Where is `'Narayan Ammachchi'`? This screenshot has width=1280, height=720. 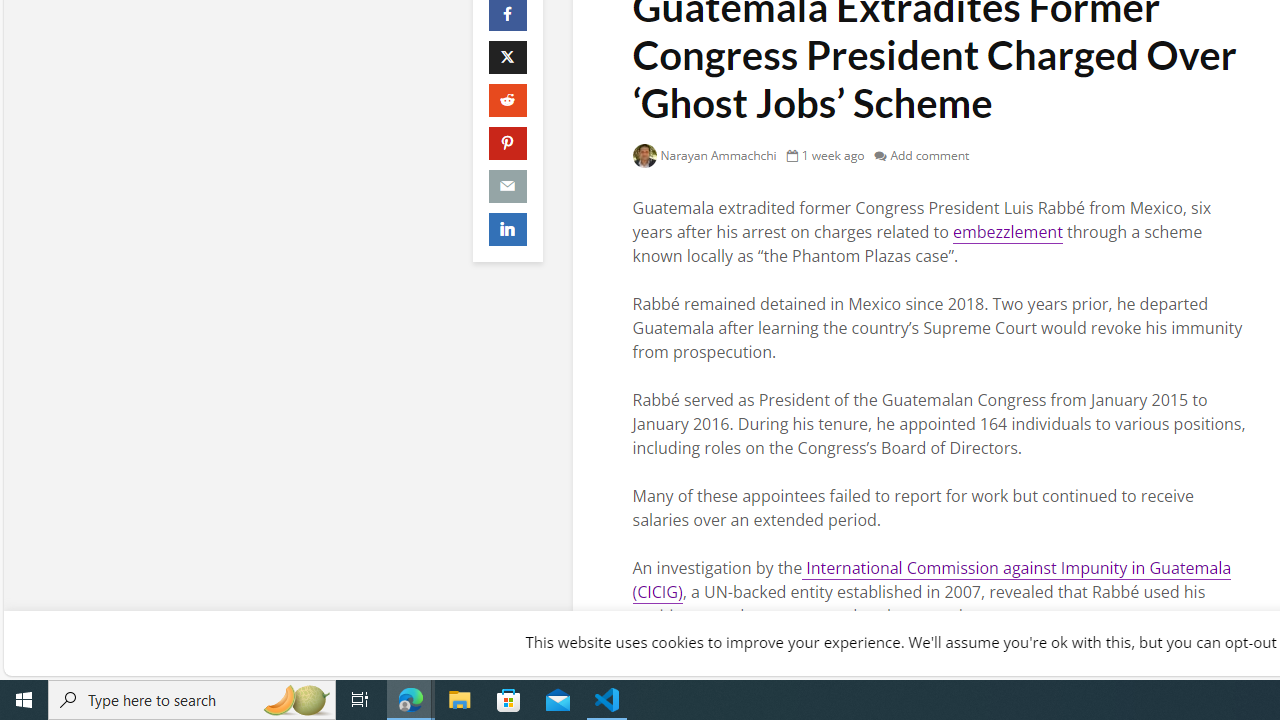
'Narayan Ammachchi' is located at coordinates (704, 154).